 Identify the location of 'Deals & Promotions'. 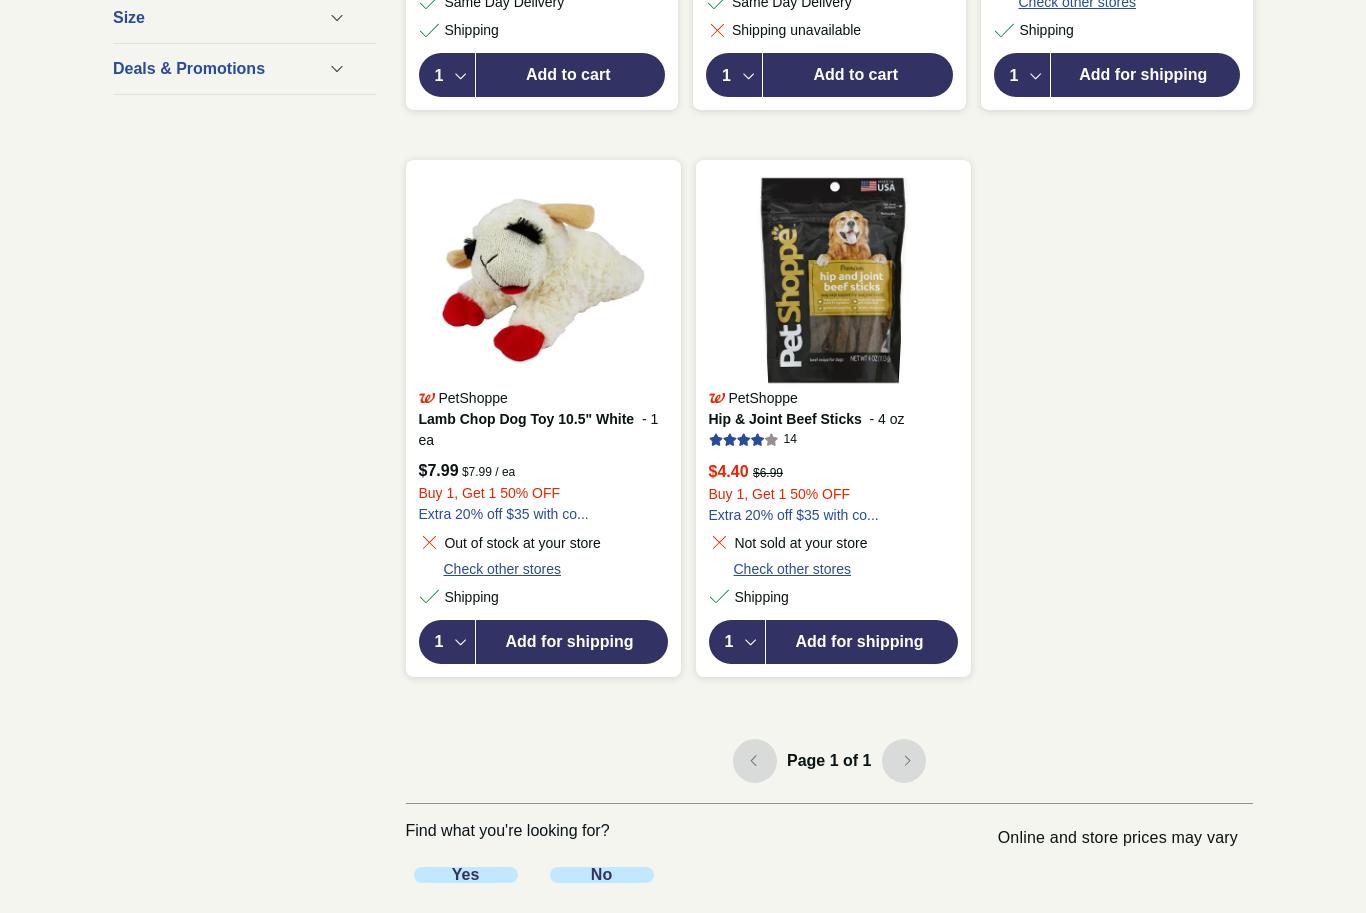
(188, 67).